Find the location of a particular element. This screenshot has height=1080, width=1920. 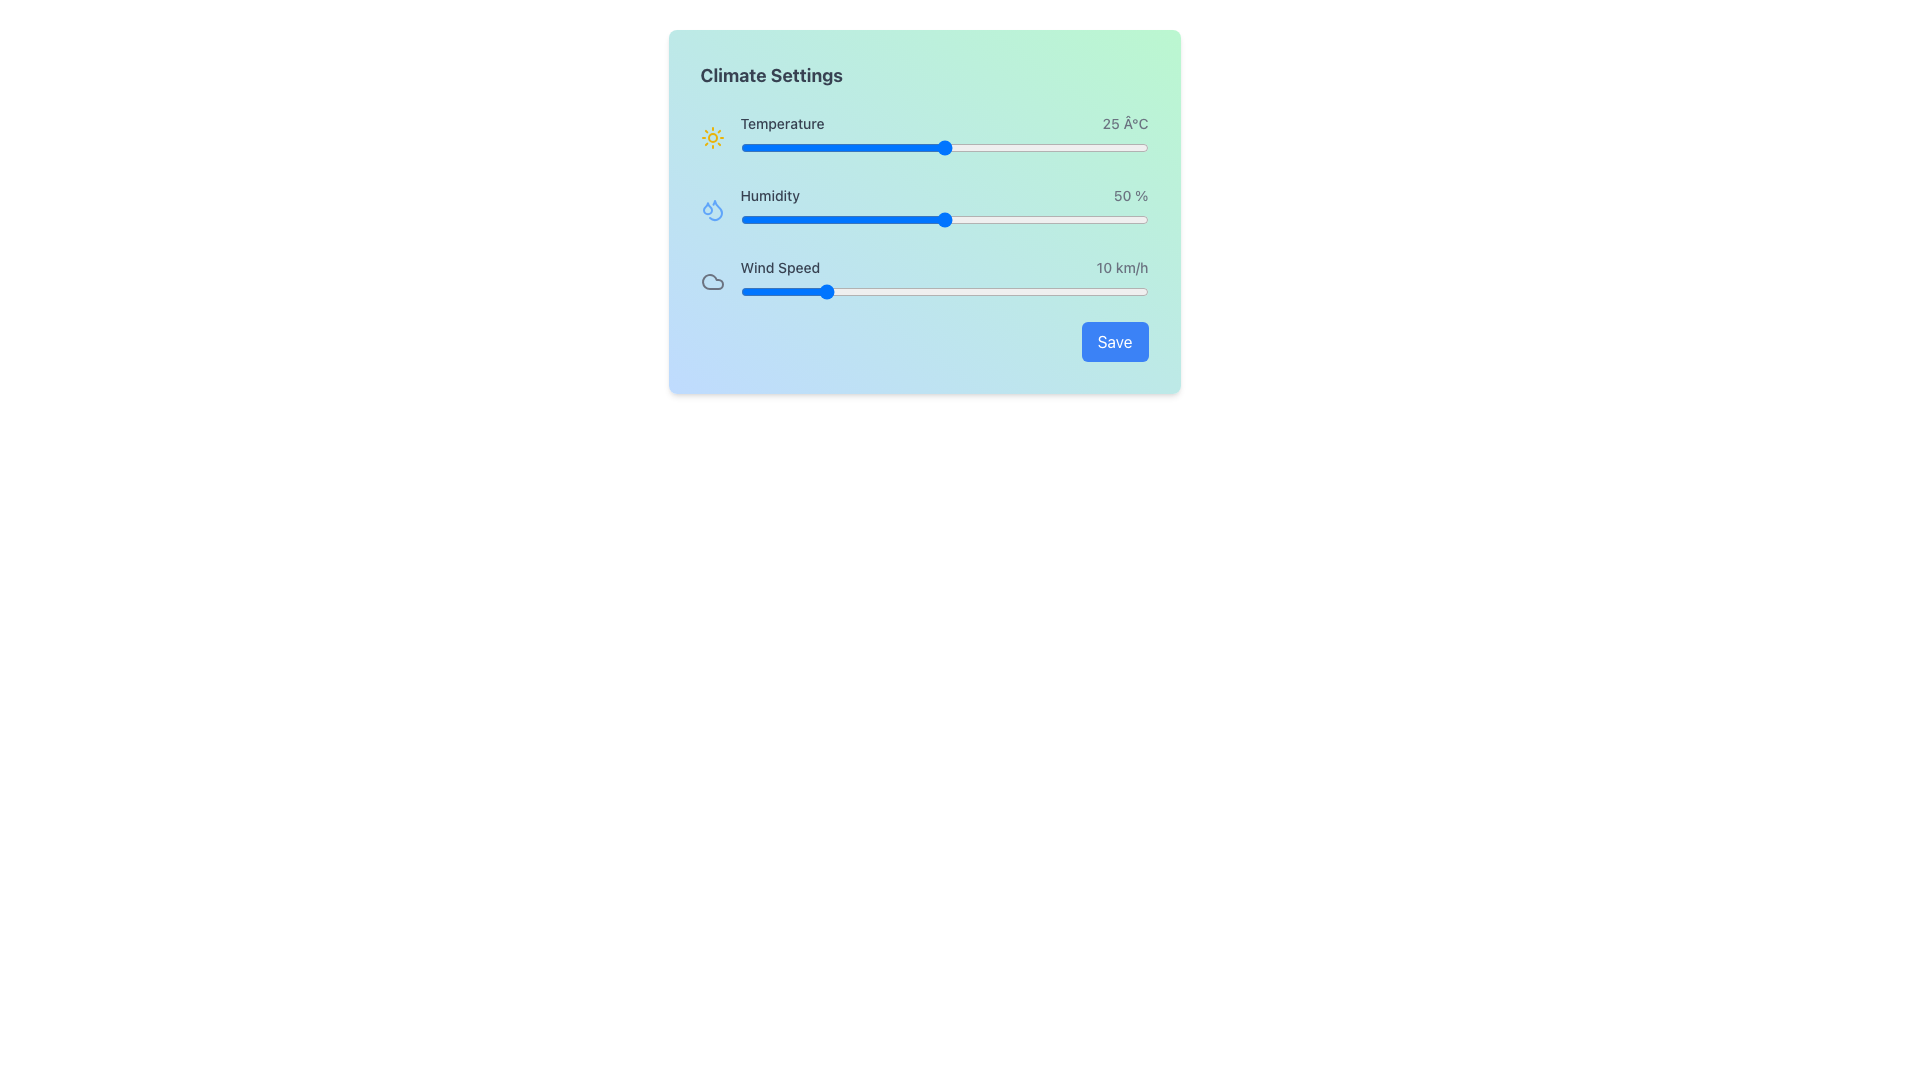

the graphical icon of water droplets that represents the 'Humidity' option in the climate settings interface, located to the left of the text 'Humidity' is located at coordinates (712, 209).